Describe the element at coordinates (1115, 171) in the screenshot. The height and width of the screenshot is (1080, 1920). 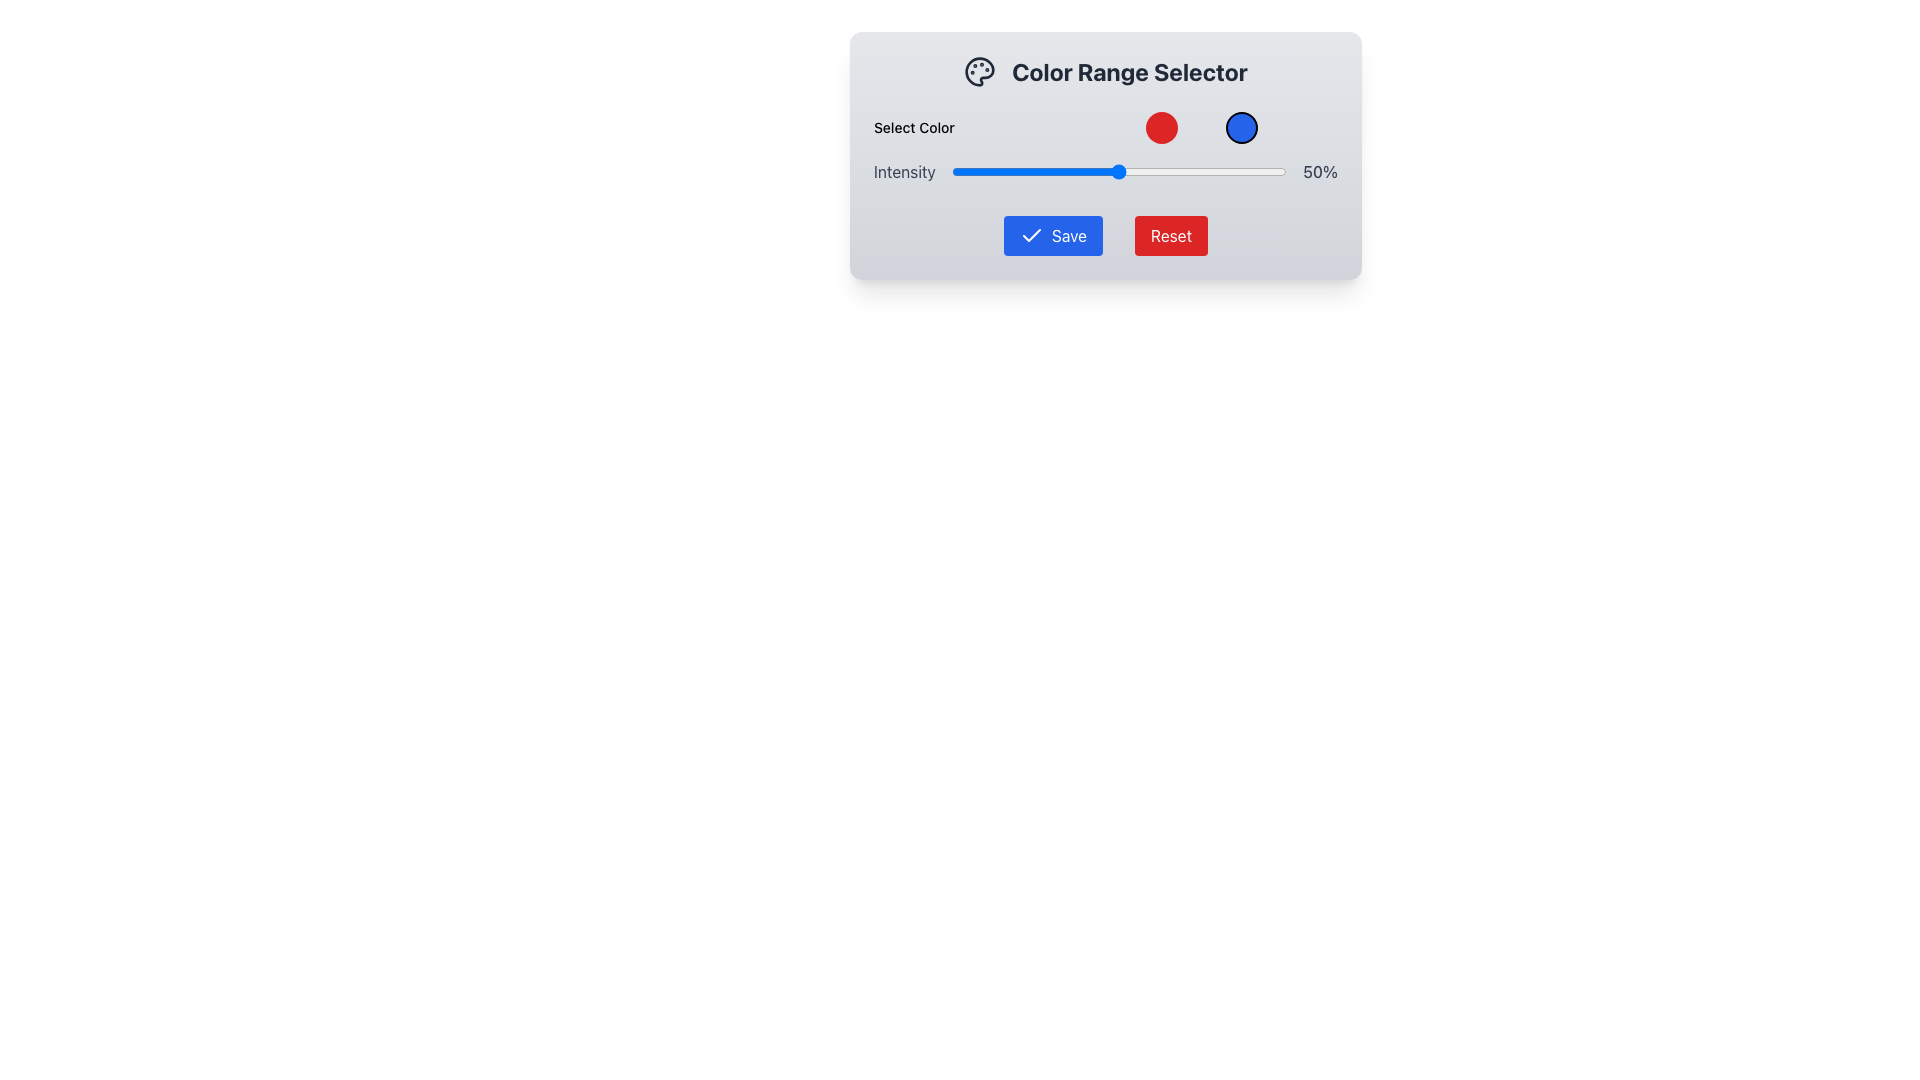
I see `intensity` at that location.